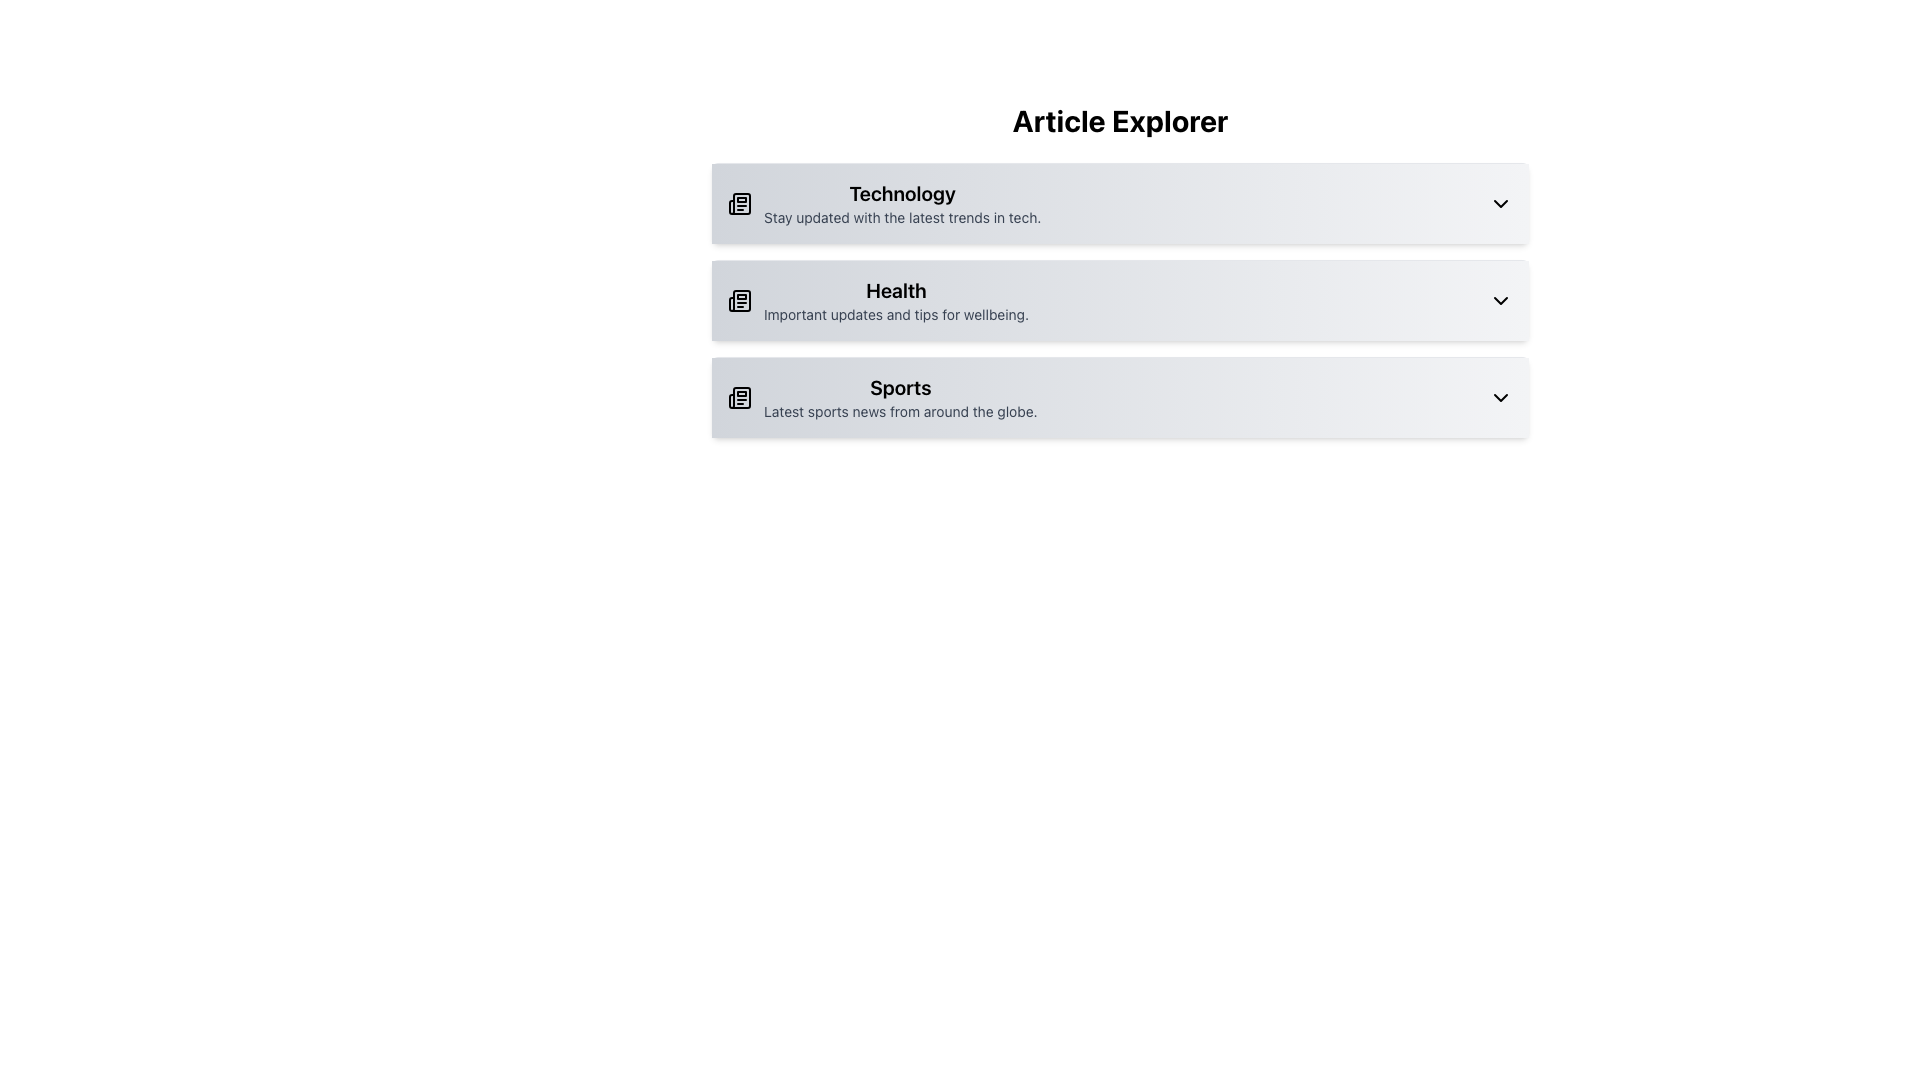 This screenshot has height=1080, width=1920. Describe the element at coordinates (878, 300) in the screenshot. I see `the Group item representing the Health section, which consists of an icon and two text lines` at that location.